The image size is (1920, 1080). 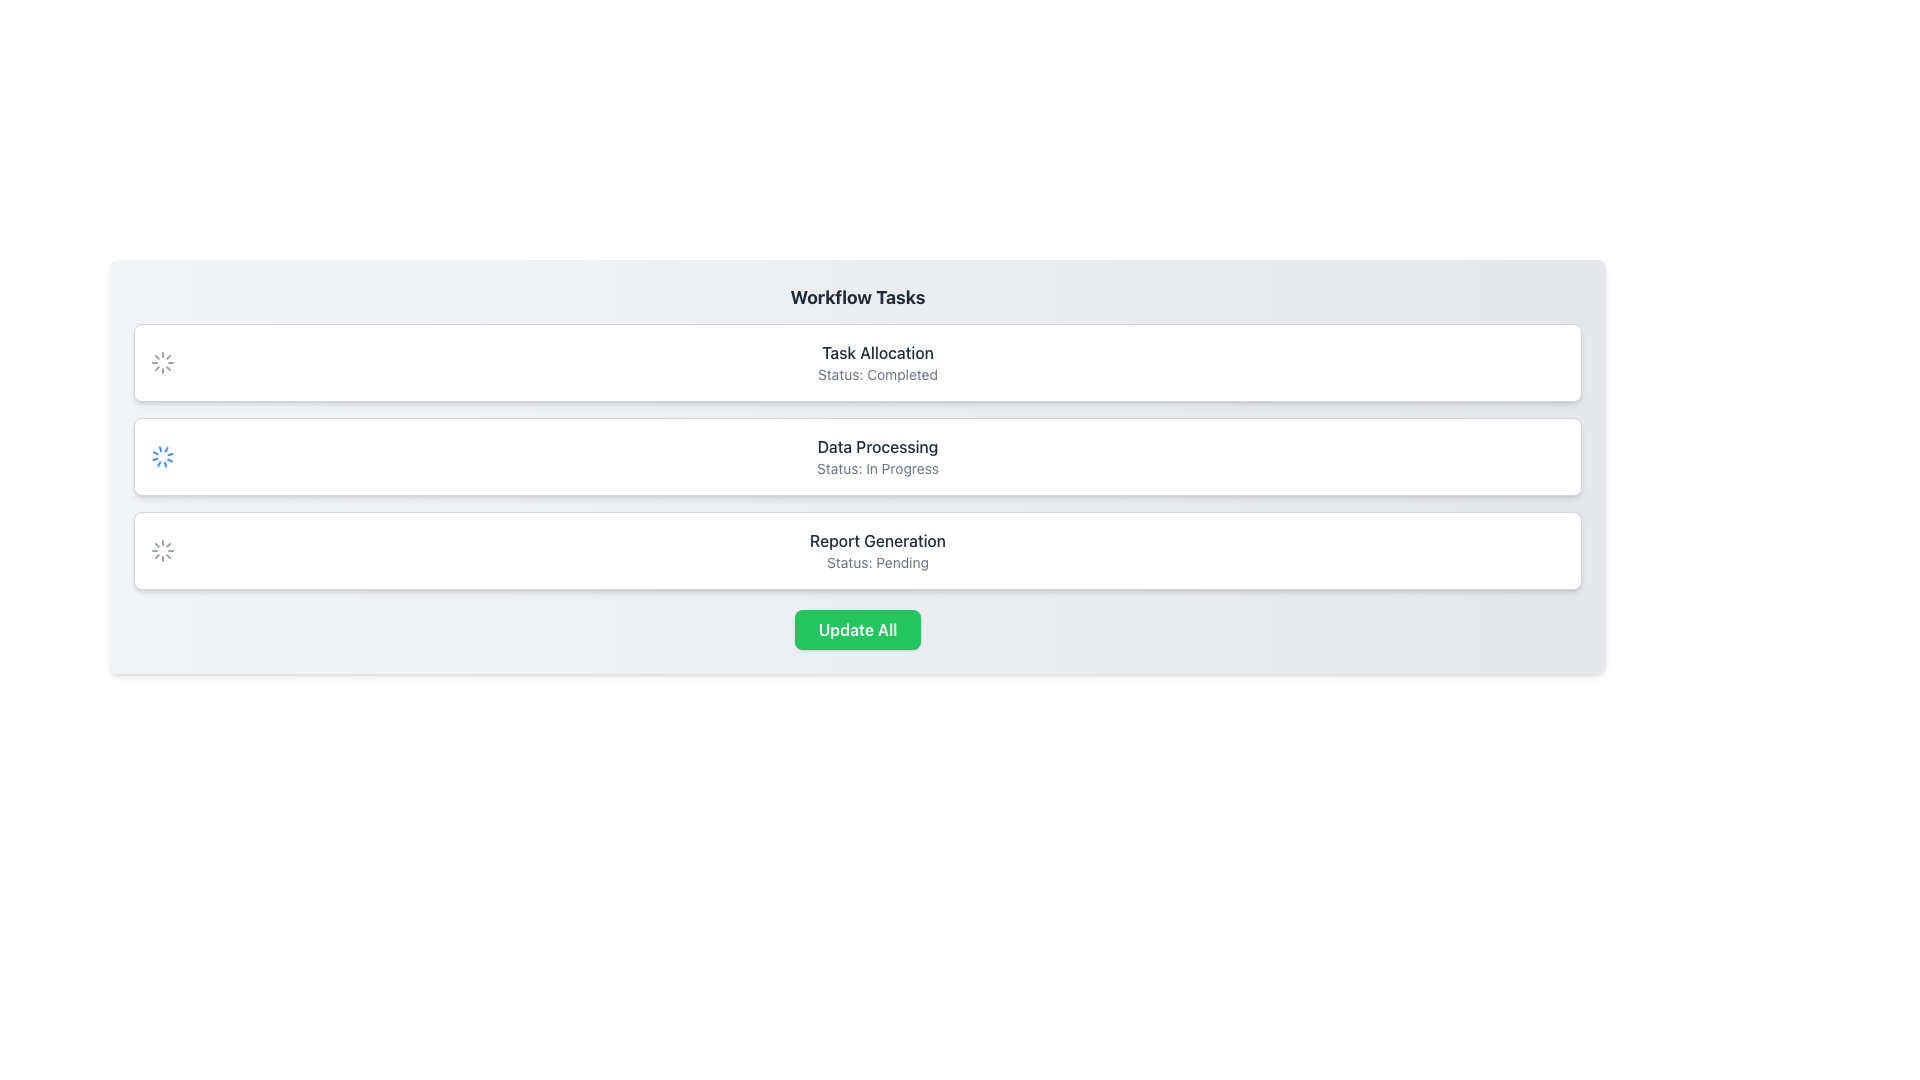 I want to click on the update button located at the bottom section of the interface, centered horizontally, directly below the list of workflow tasks, so click(x=858, y=628).